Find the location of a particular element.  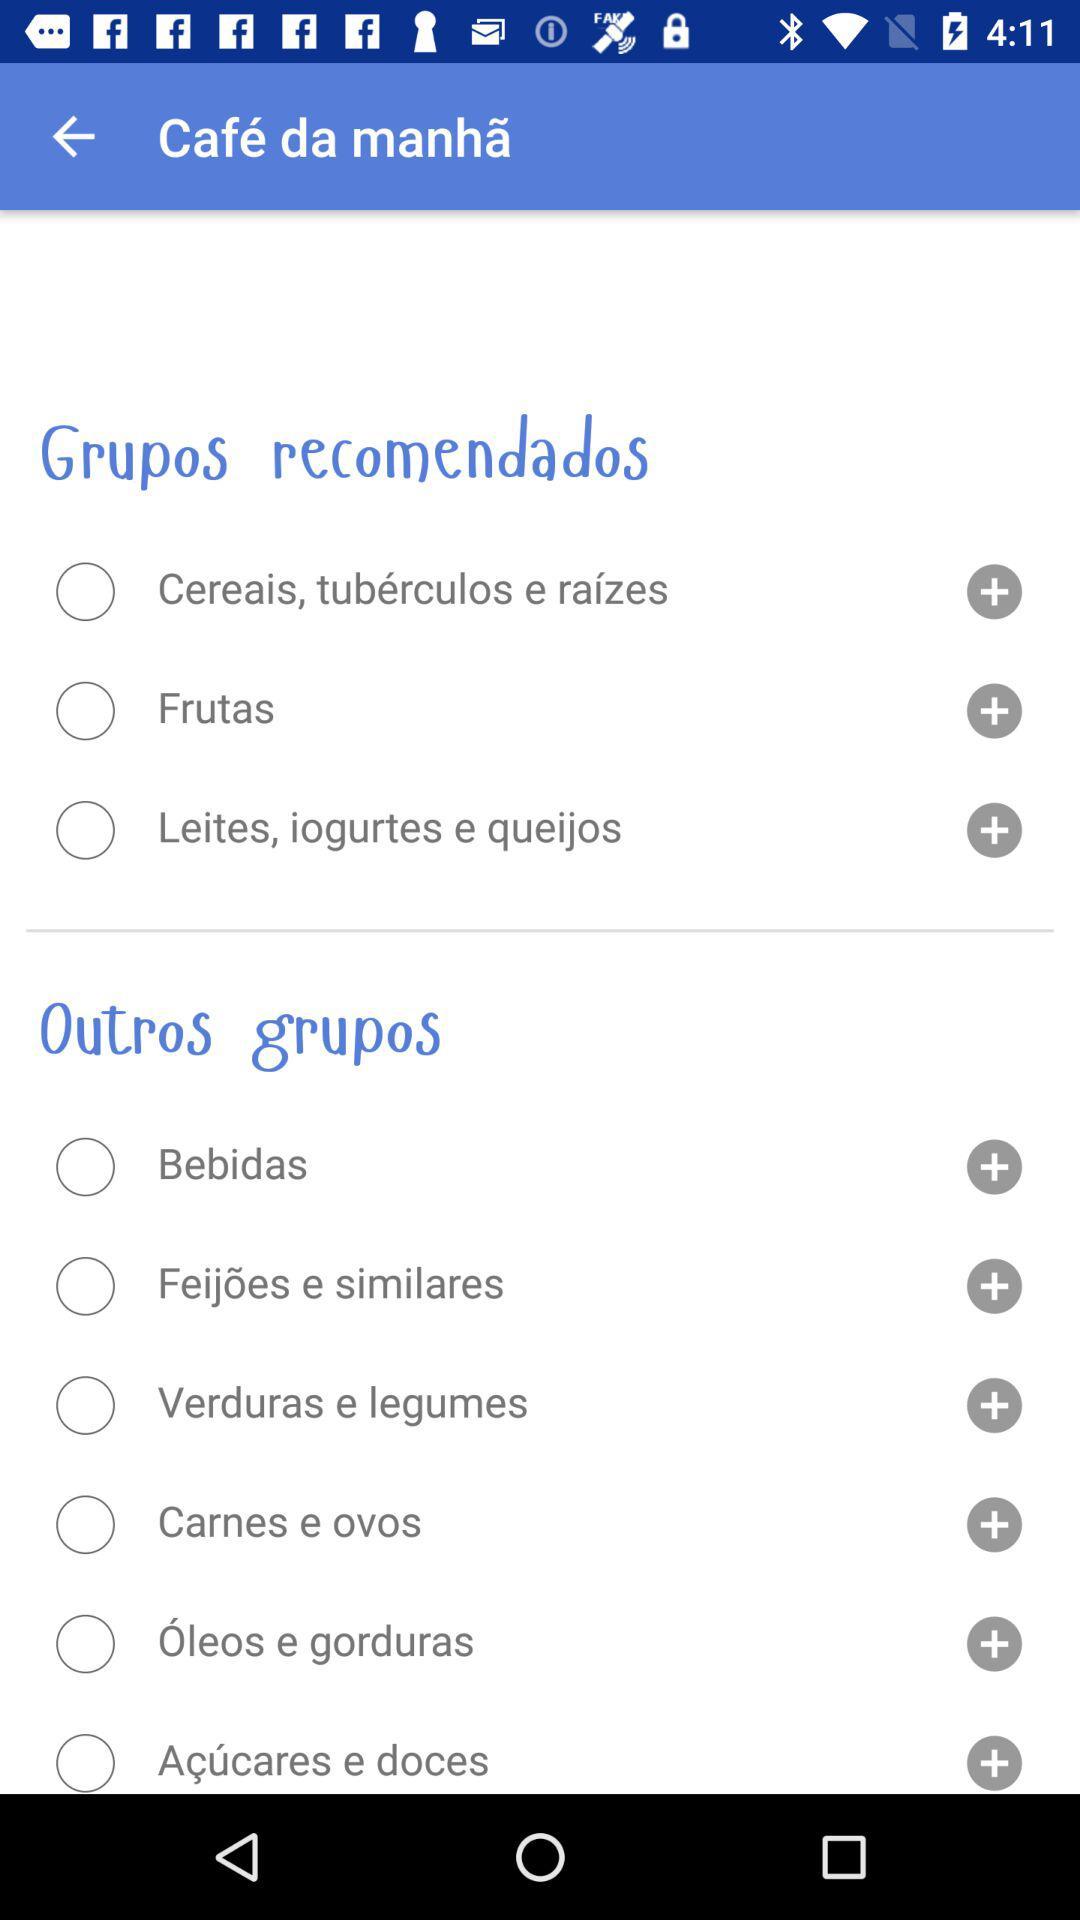

click group is located at coordinates (84, 830).